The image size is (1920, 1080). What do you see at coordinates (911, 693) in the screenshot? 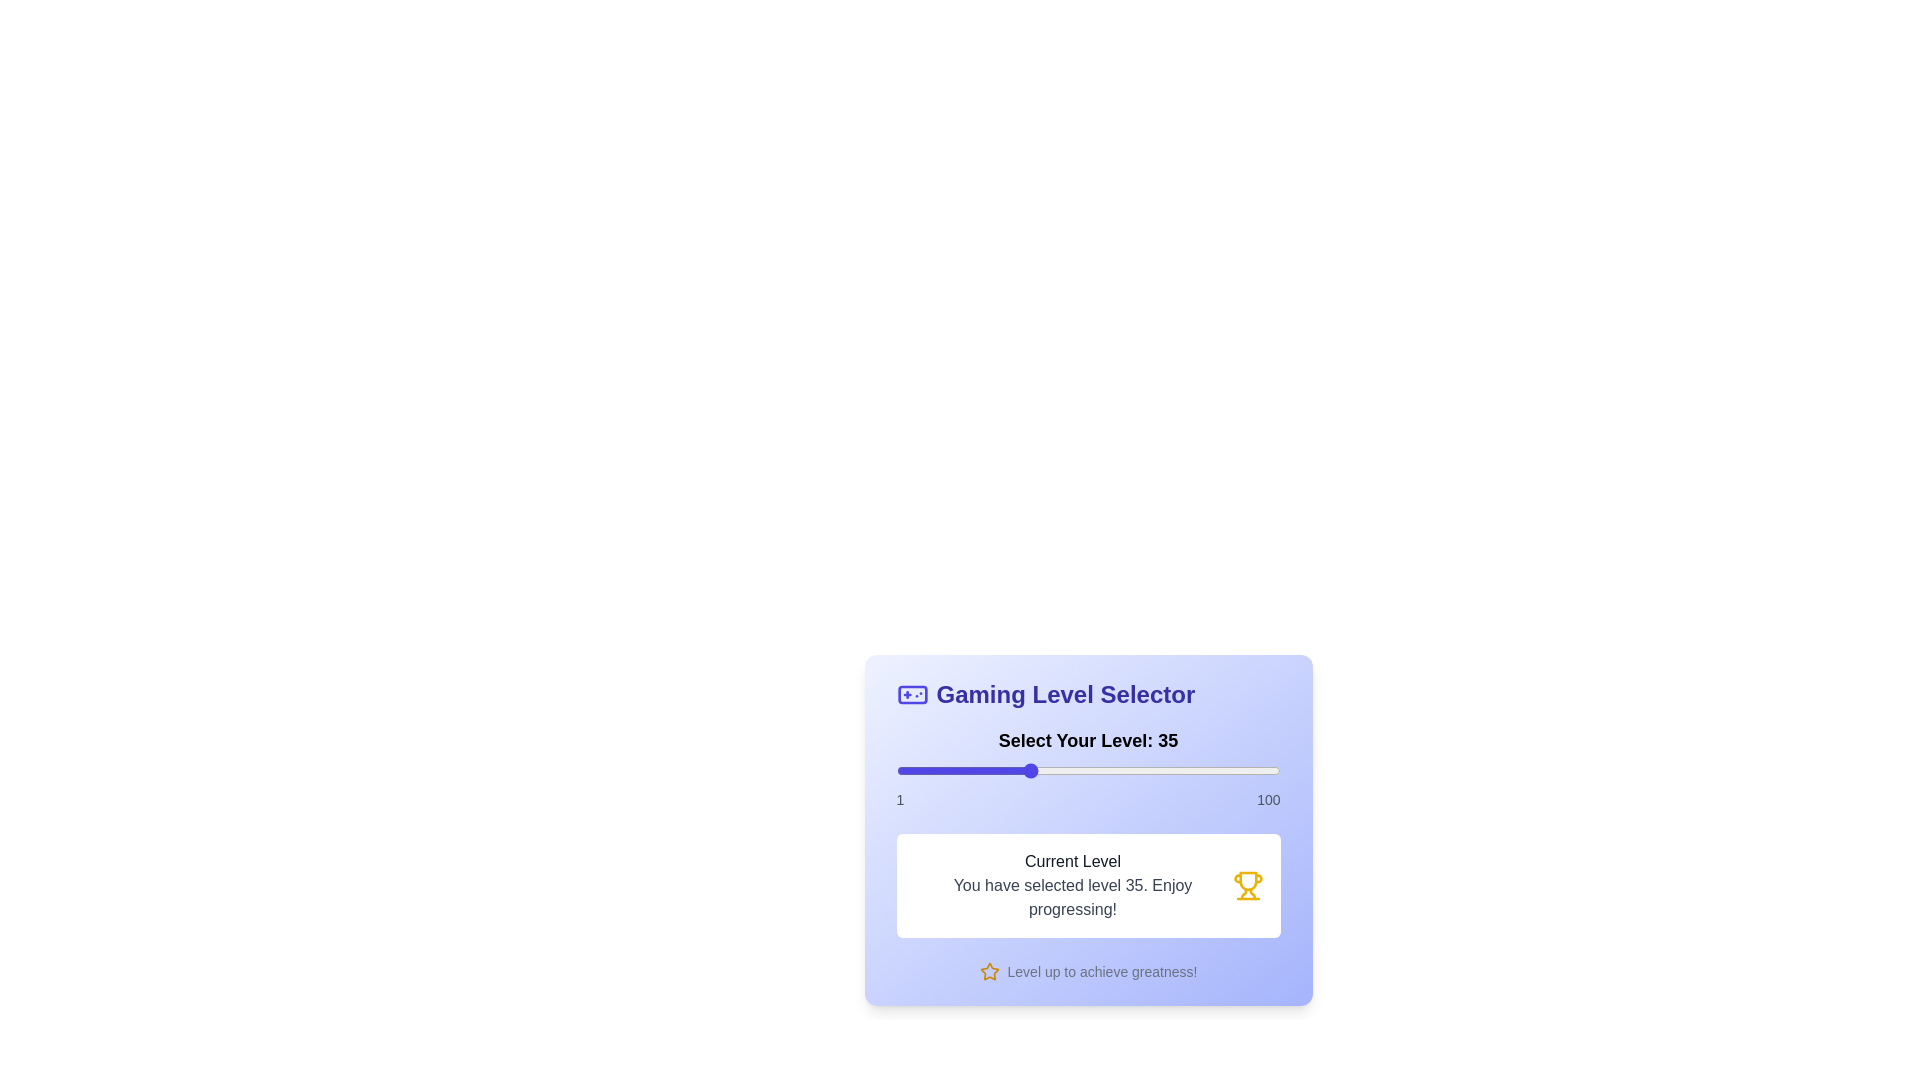
I see `the Decorative icon which is a gaming-themed icon styled with indigo strokes, located to the left of the 'Gaming Level Selector' text in the header section of the card component` at bounding box center [911, 693].